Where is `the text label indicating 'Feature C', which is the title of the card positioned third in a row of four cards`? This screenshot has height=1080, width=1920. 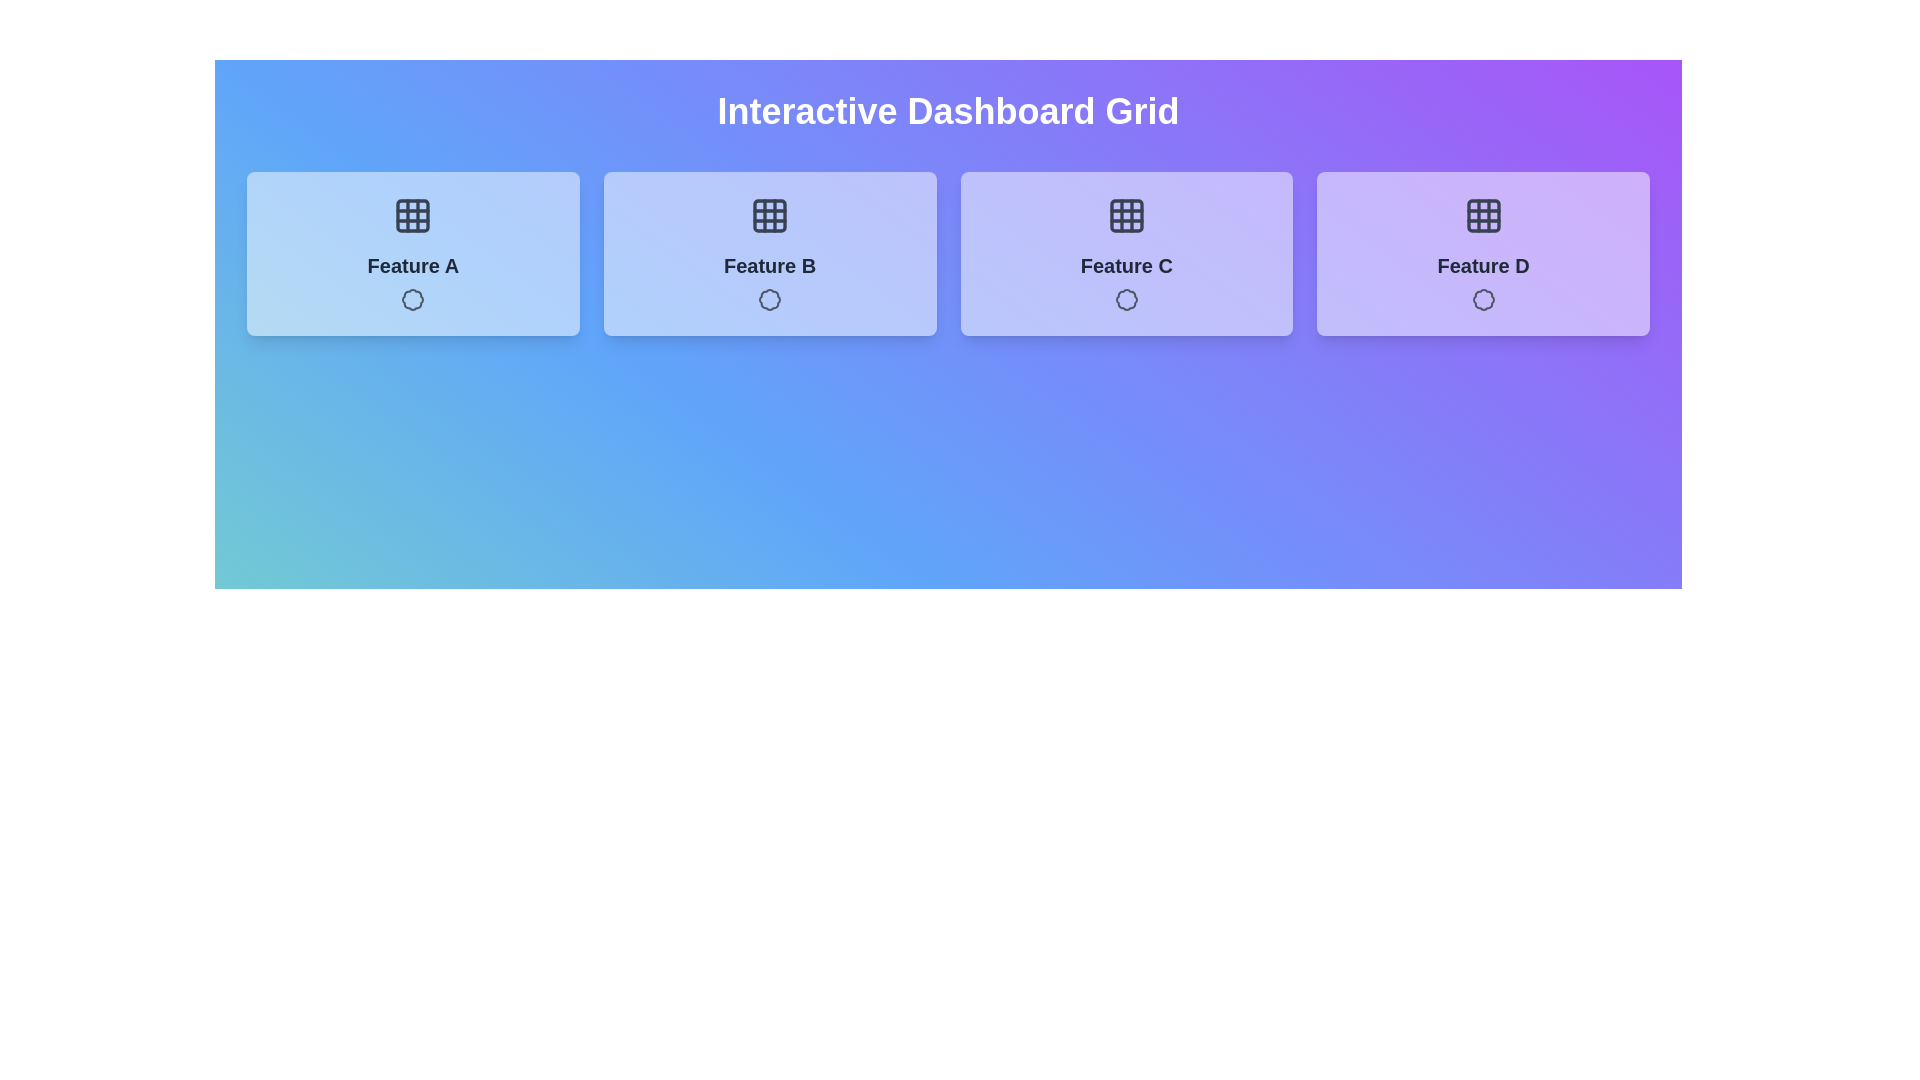 the text label indicating 'Feature C', which is the title of the card positioned third in a row of four cards is located at coordinates (1126, 265).